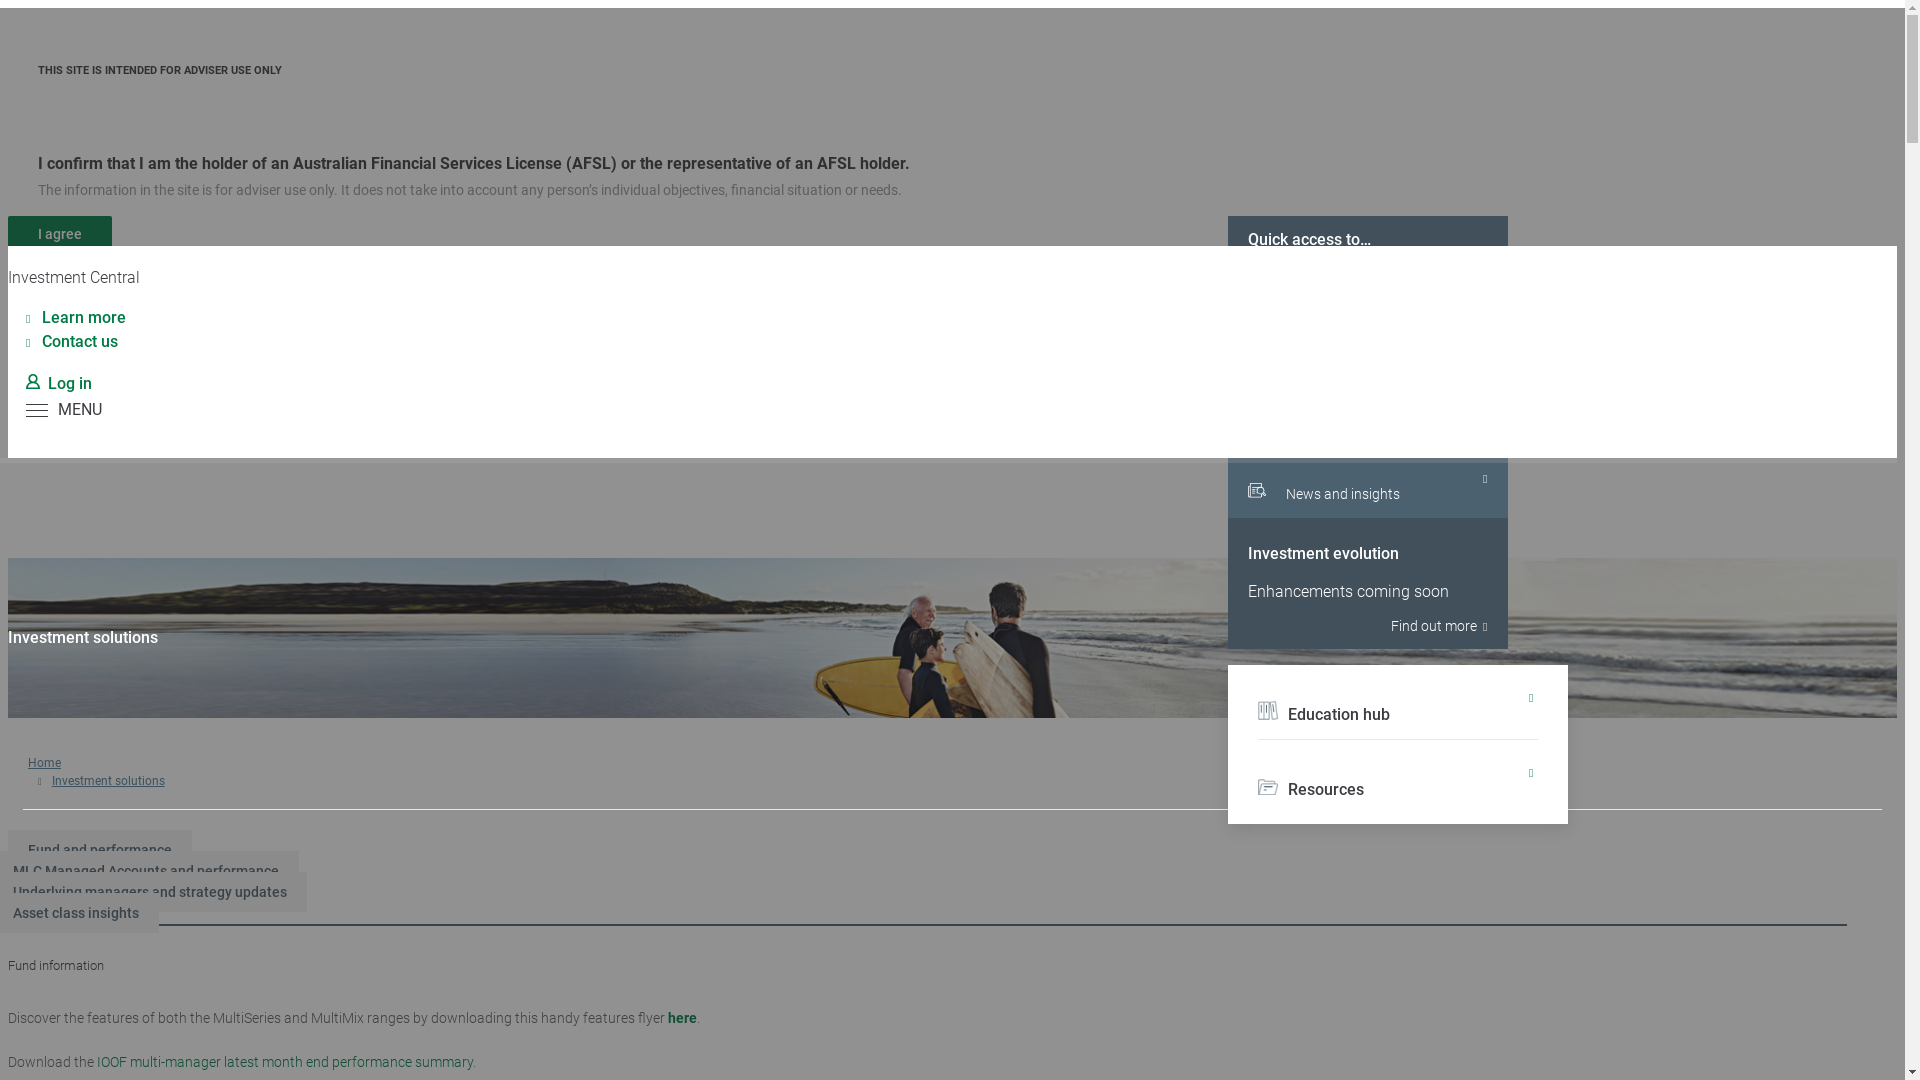 The width and height of the screenshot is (1920, 1080). I want to click on 'Investment solutions', so click(107, 779).